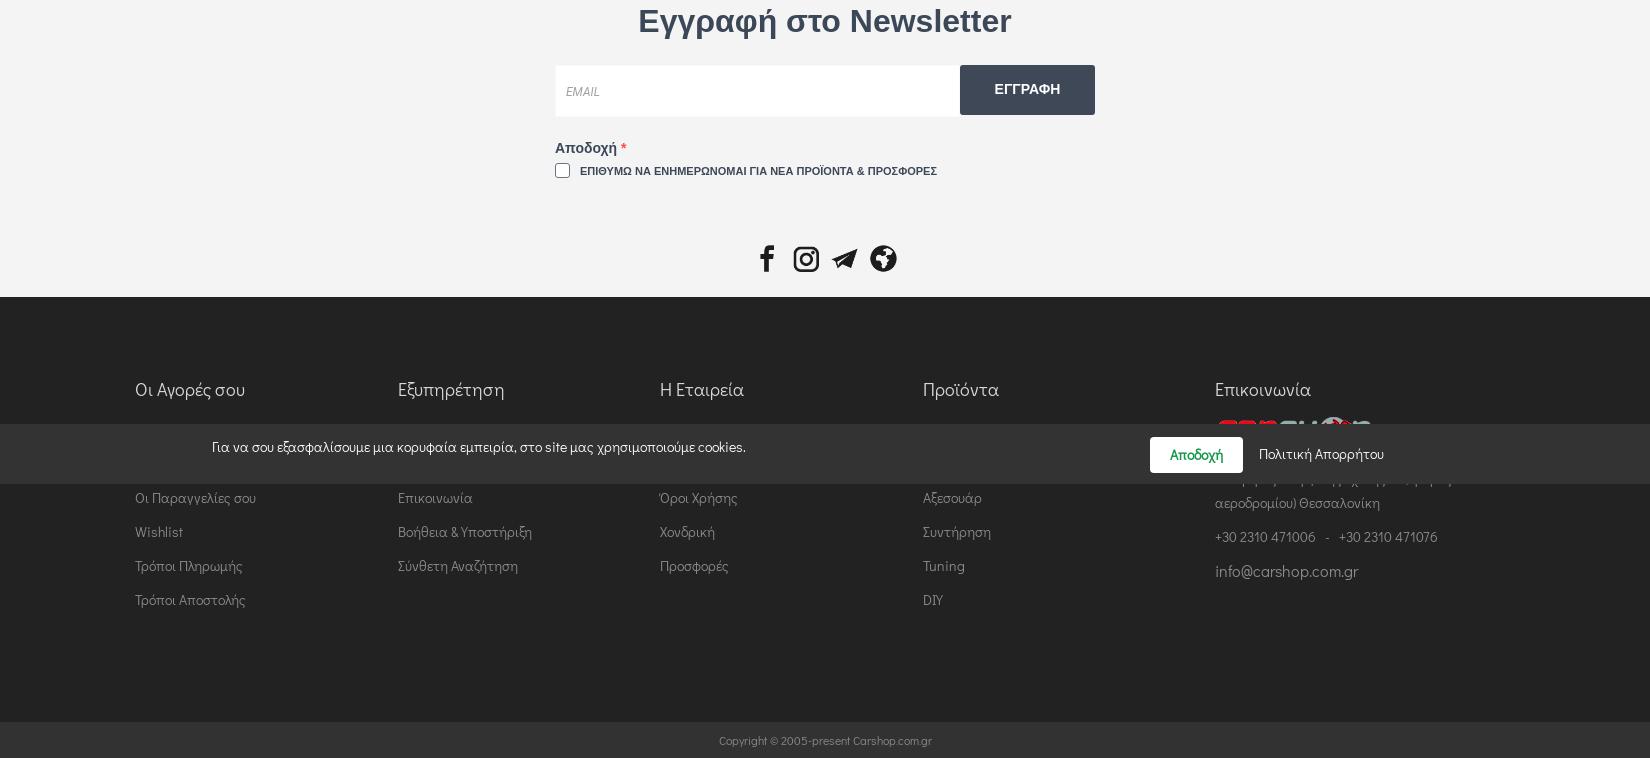  What do you see at coordinates (931, 599) in the screenshot?
I see `'DIY'` at bounding box center [931, 599].